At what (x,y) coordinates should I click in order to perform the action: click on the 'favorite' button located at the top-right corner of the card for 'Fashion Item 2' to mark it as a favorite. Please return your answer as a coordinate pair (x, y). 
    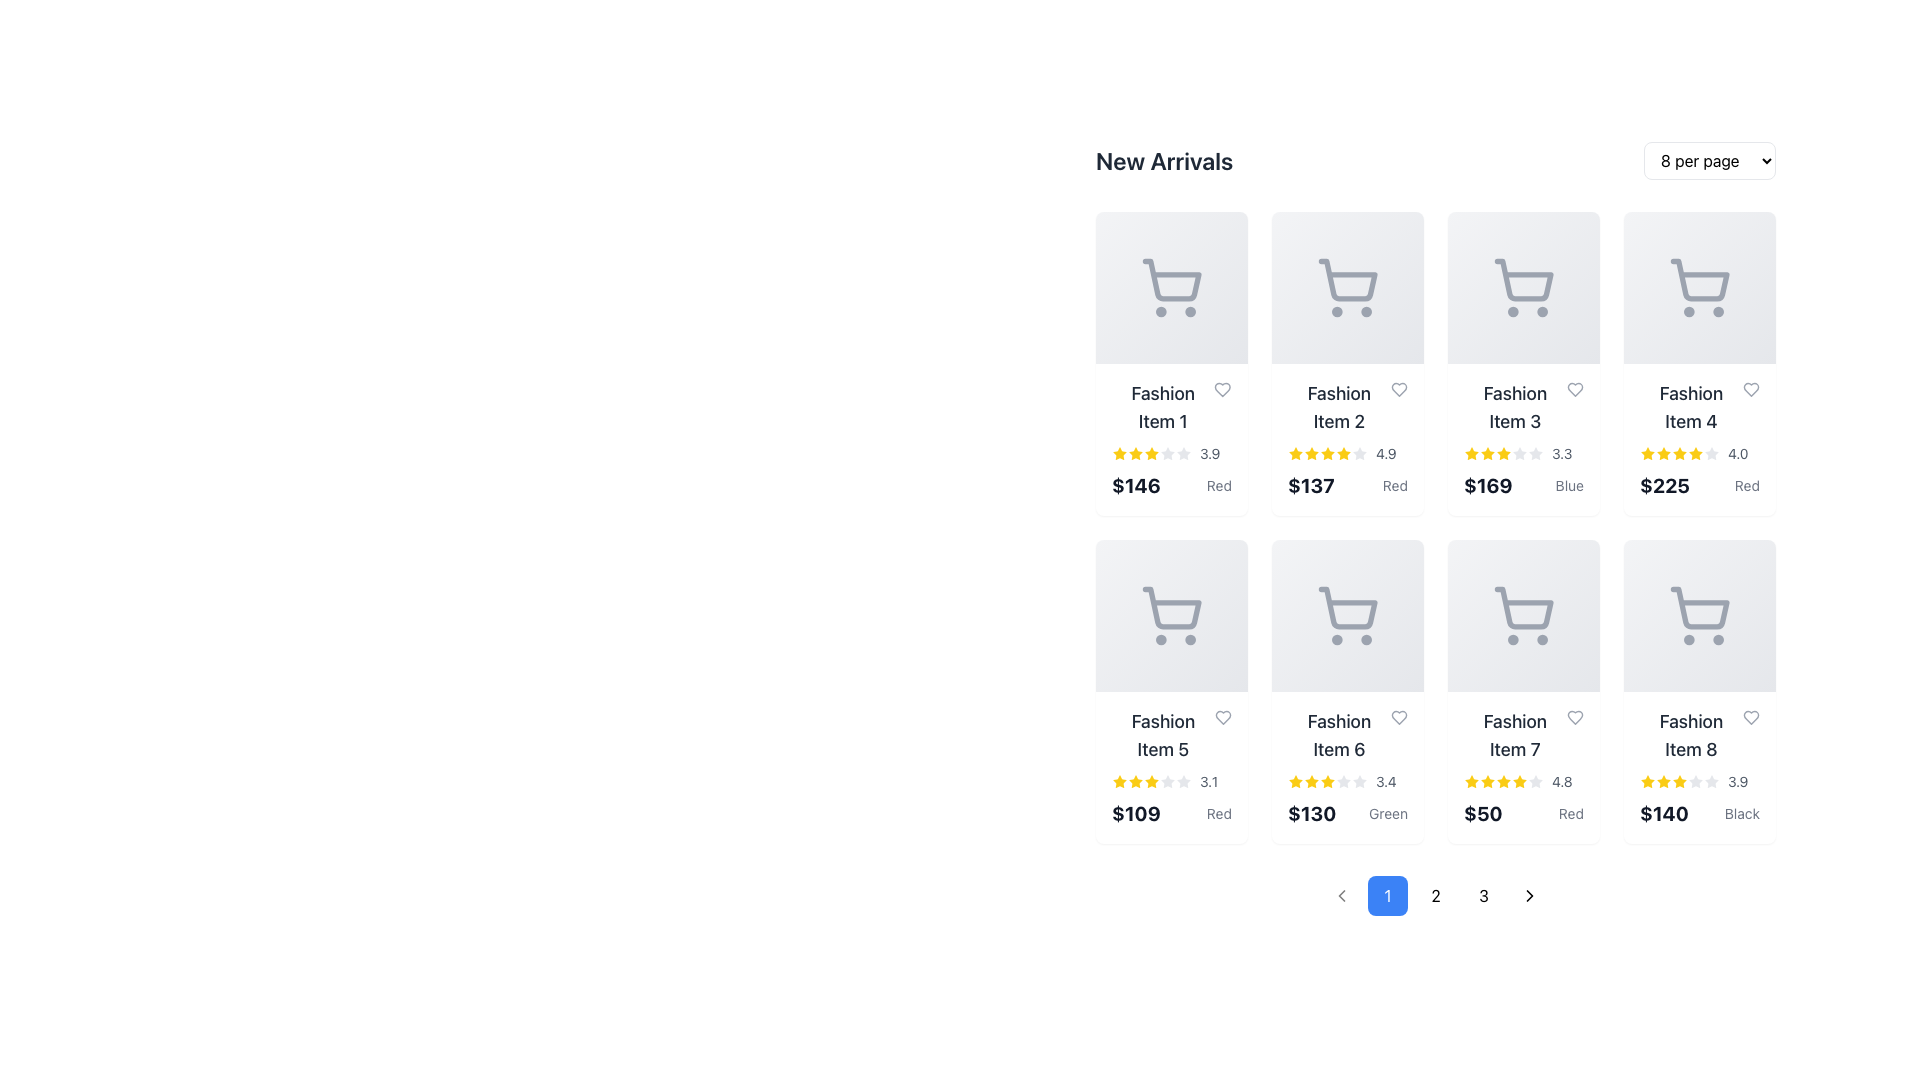
    Looking at the image, I should click on (1398, 389).